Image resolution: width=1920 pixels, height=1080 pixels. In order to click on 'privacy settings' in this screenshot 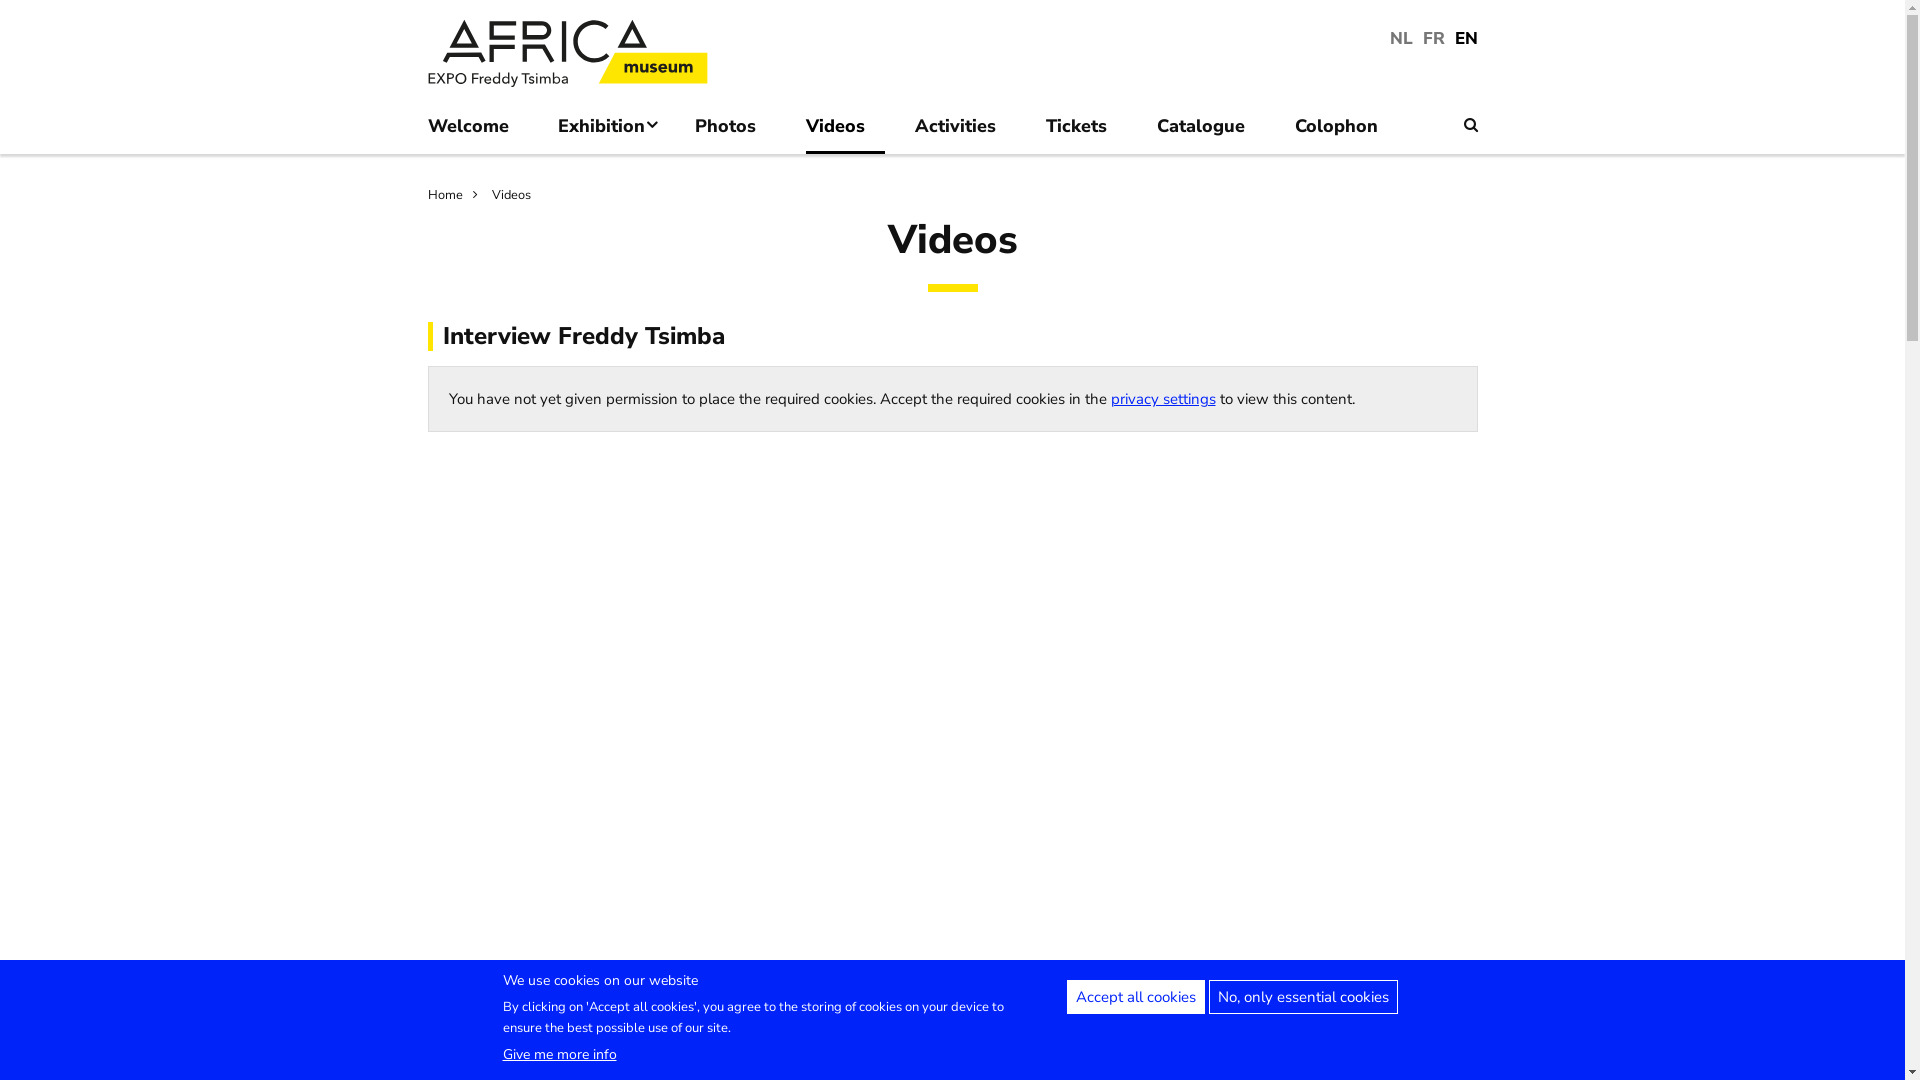, I will do `click(1162, 398)`.